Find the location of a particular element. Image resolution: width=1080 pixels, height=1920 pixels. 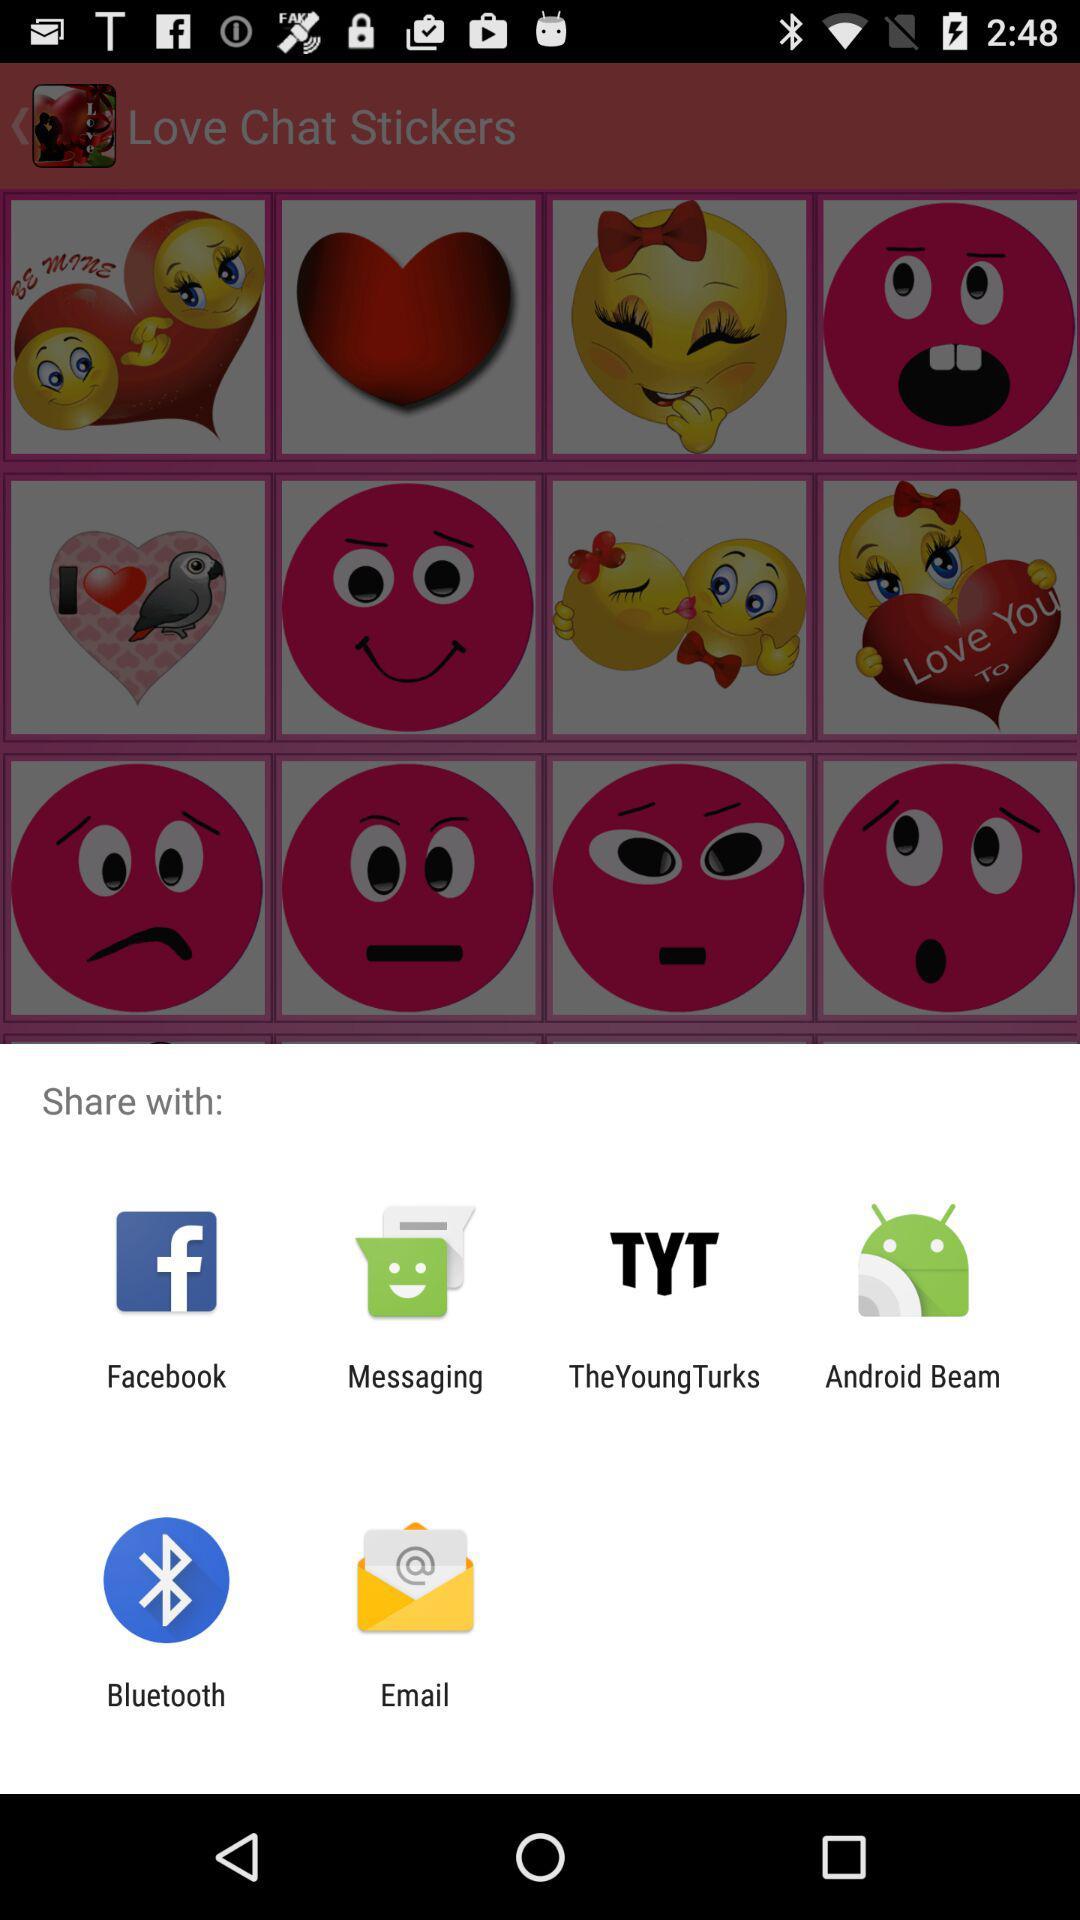

bluetooth is located at coordinates (165, 1711).